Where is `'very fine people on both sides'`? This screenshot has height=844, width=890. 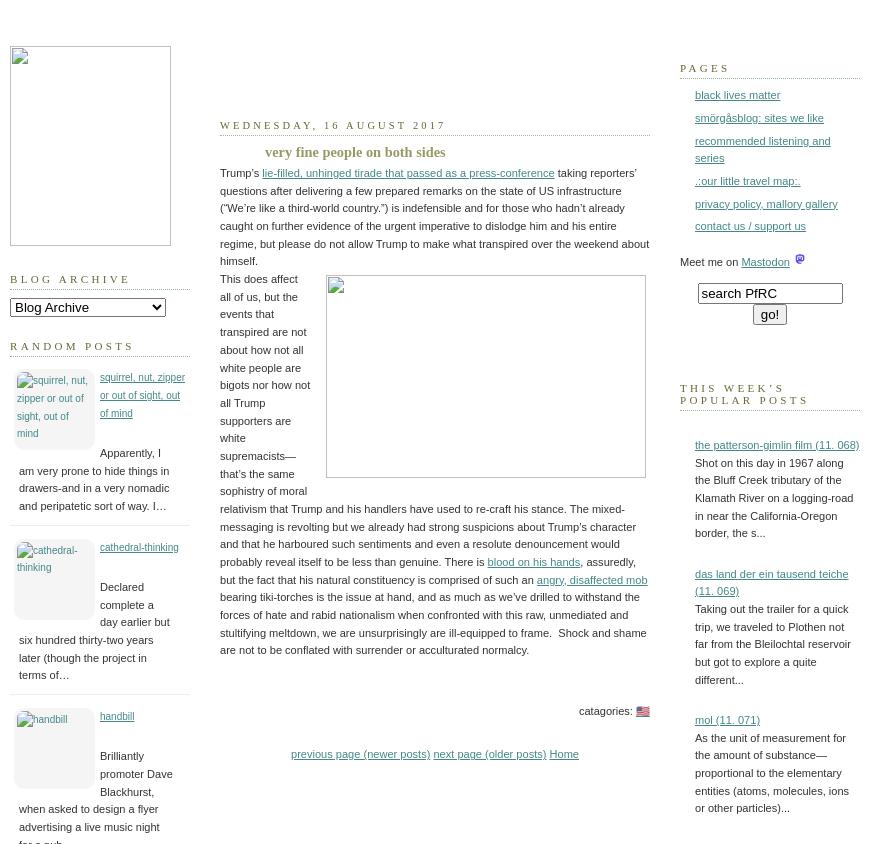
'very fine people on both sides' is located at coordinates (264, 150).